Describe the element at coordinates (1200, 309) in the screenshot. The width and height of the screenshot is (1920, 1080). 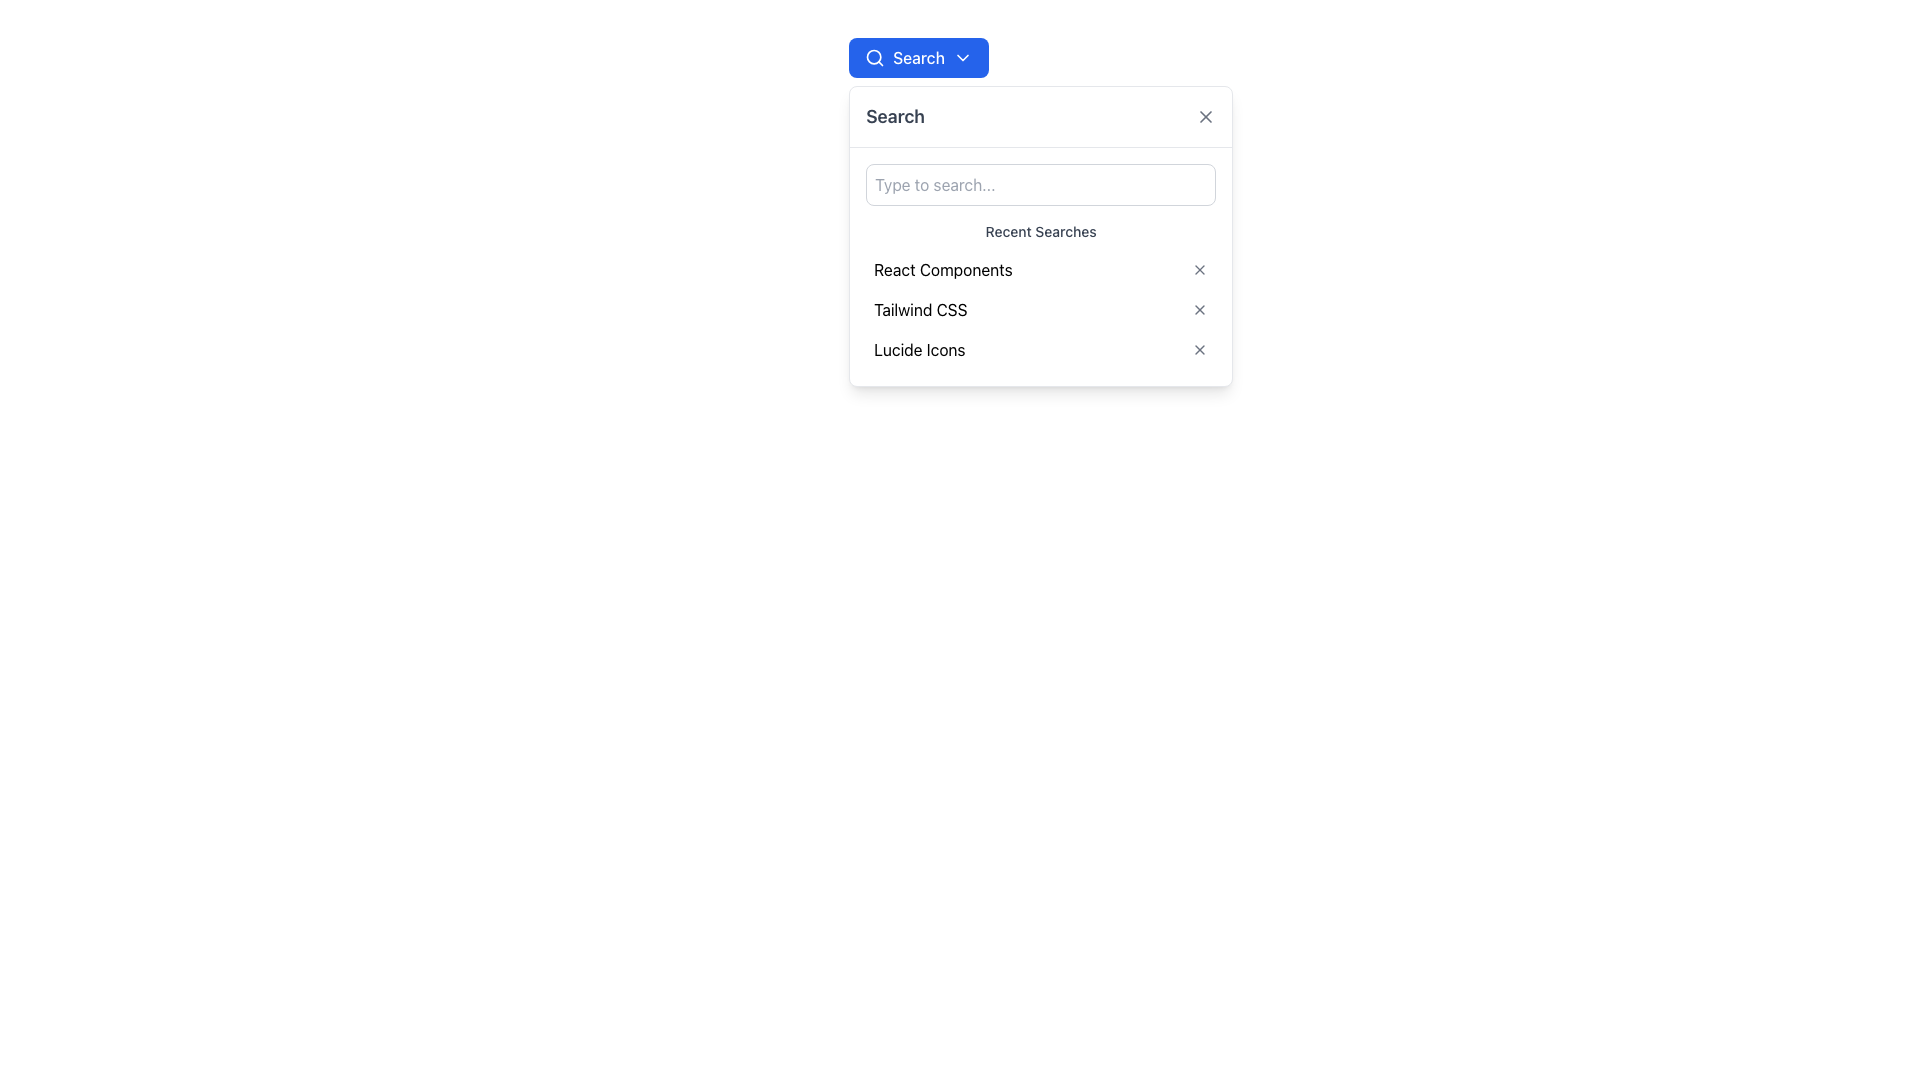
I see `the small 'X' icon button located at the far right side of the 'Tailwind CSS' text row in the recent searches dropdown menu` at that location.